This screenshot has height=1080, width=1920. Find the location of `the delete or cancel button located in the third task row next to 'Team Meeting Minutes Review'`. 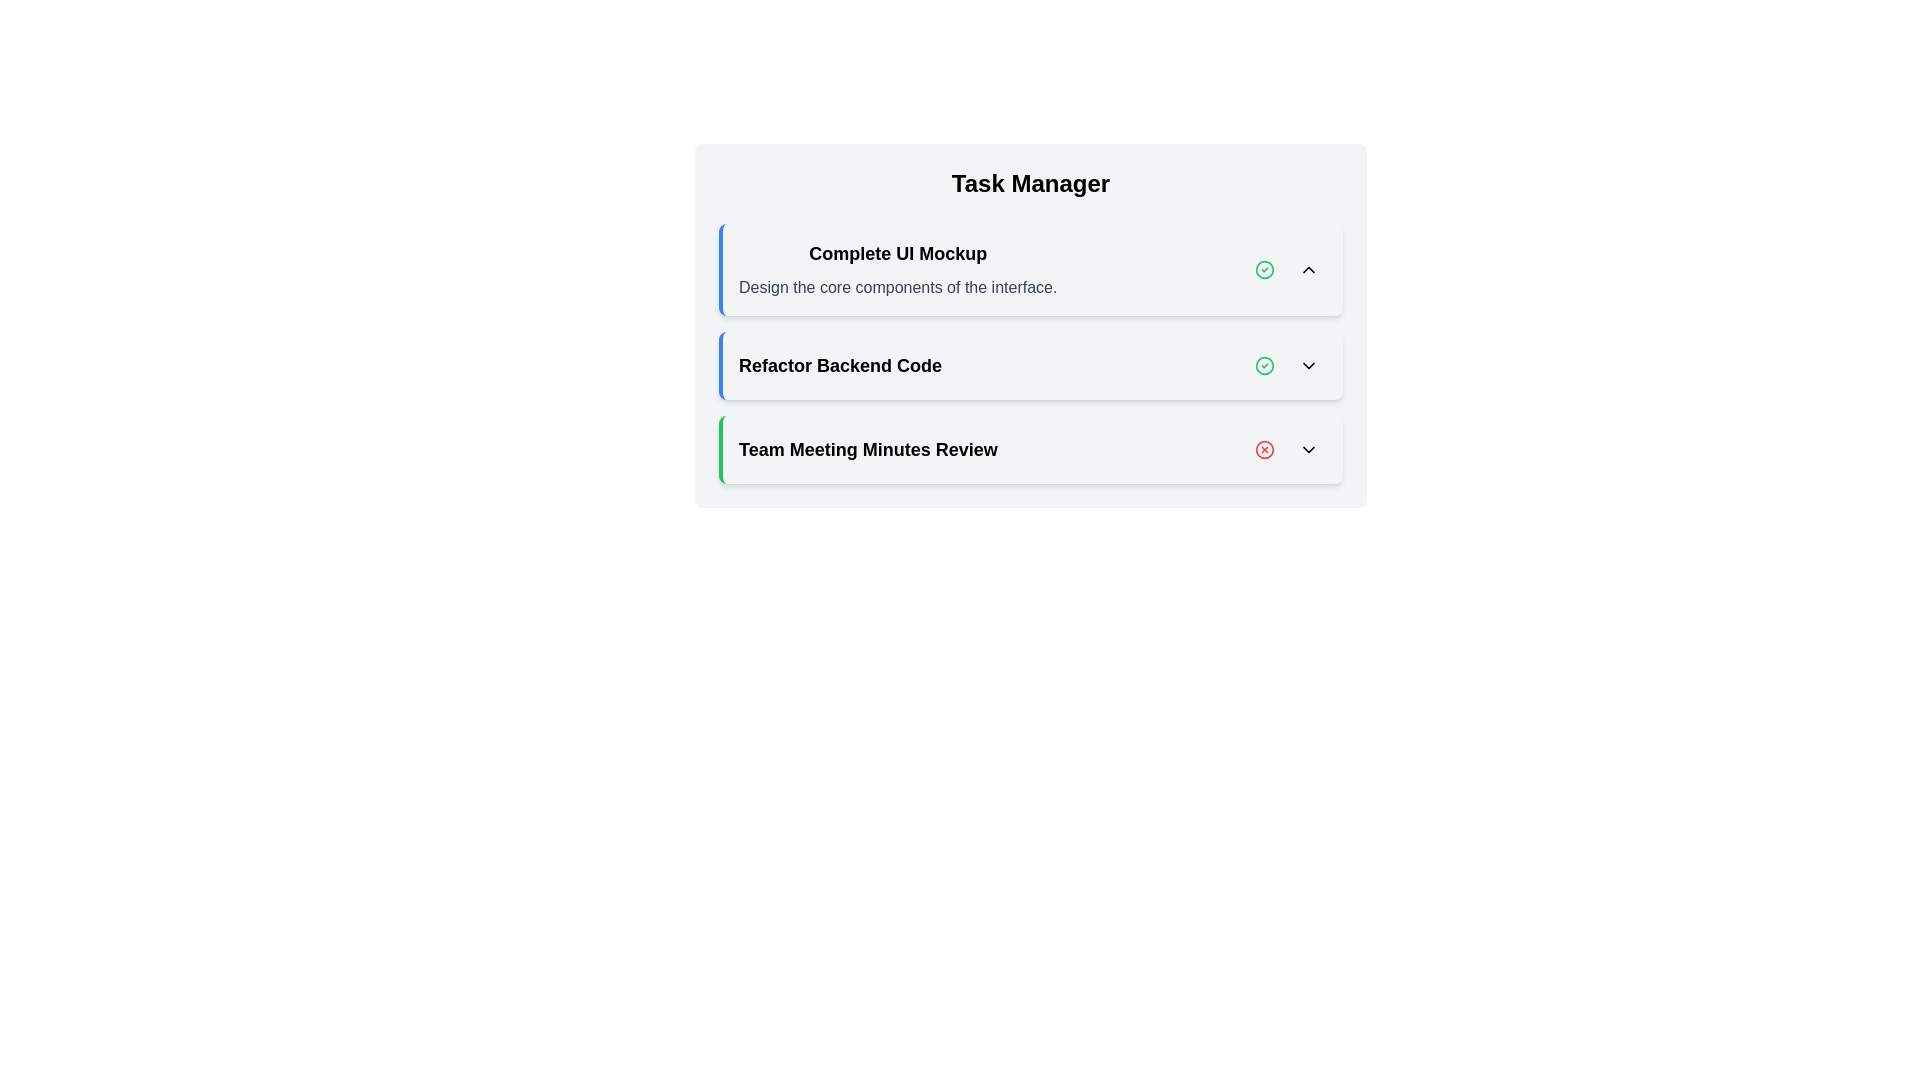

the delete or cancel button located in the third task row next to 'Team Meeting Minutes Review' is located at coordinates (1264, 450).